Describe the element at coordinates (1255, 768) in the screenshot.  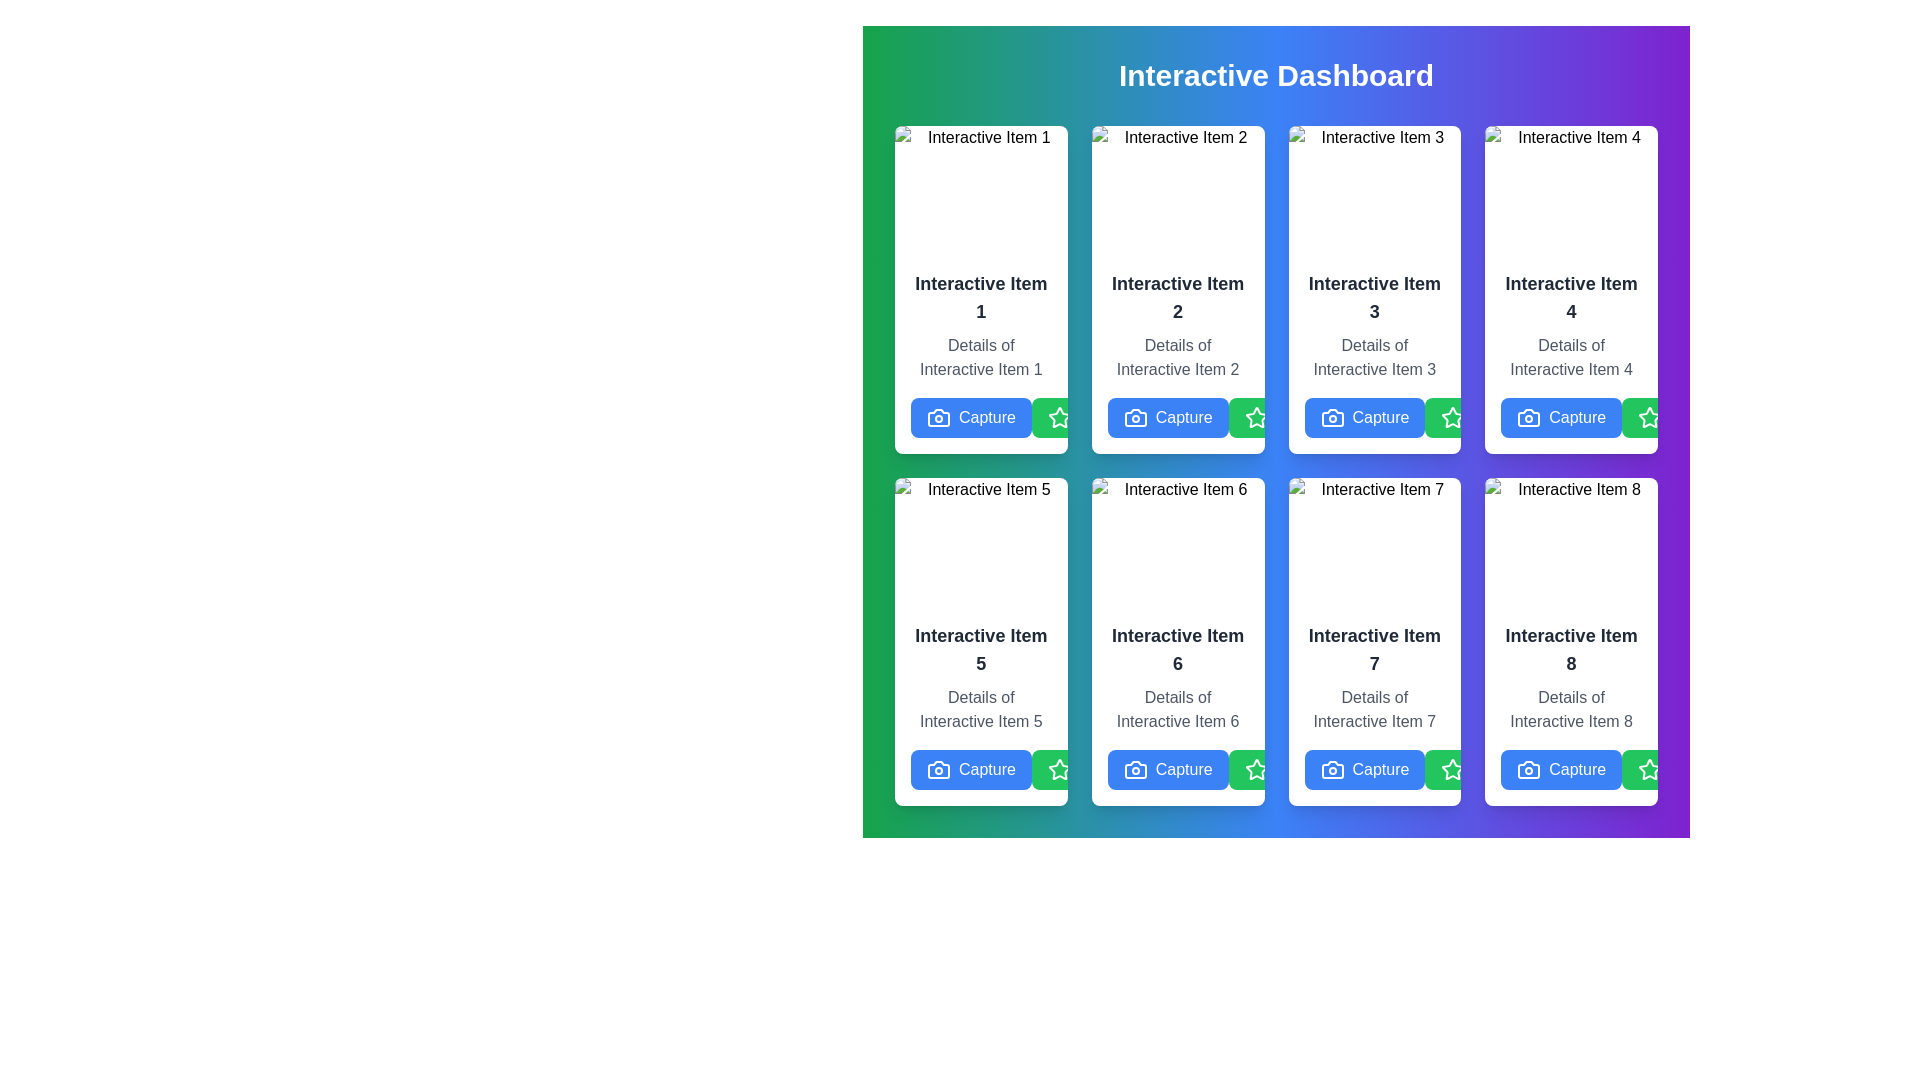
I see `the green-bordered star icon, which serves as a favorite indicator for the grid item labeled 'Interactive Item 6'` at that location.